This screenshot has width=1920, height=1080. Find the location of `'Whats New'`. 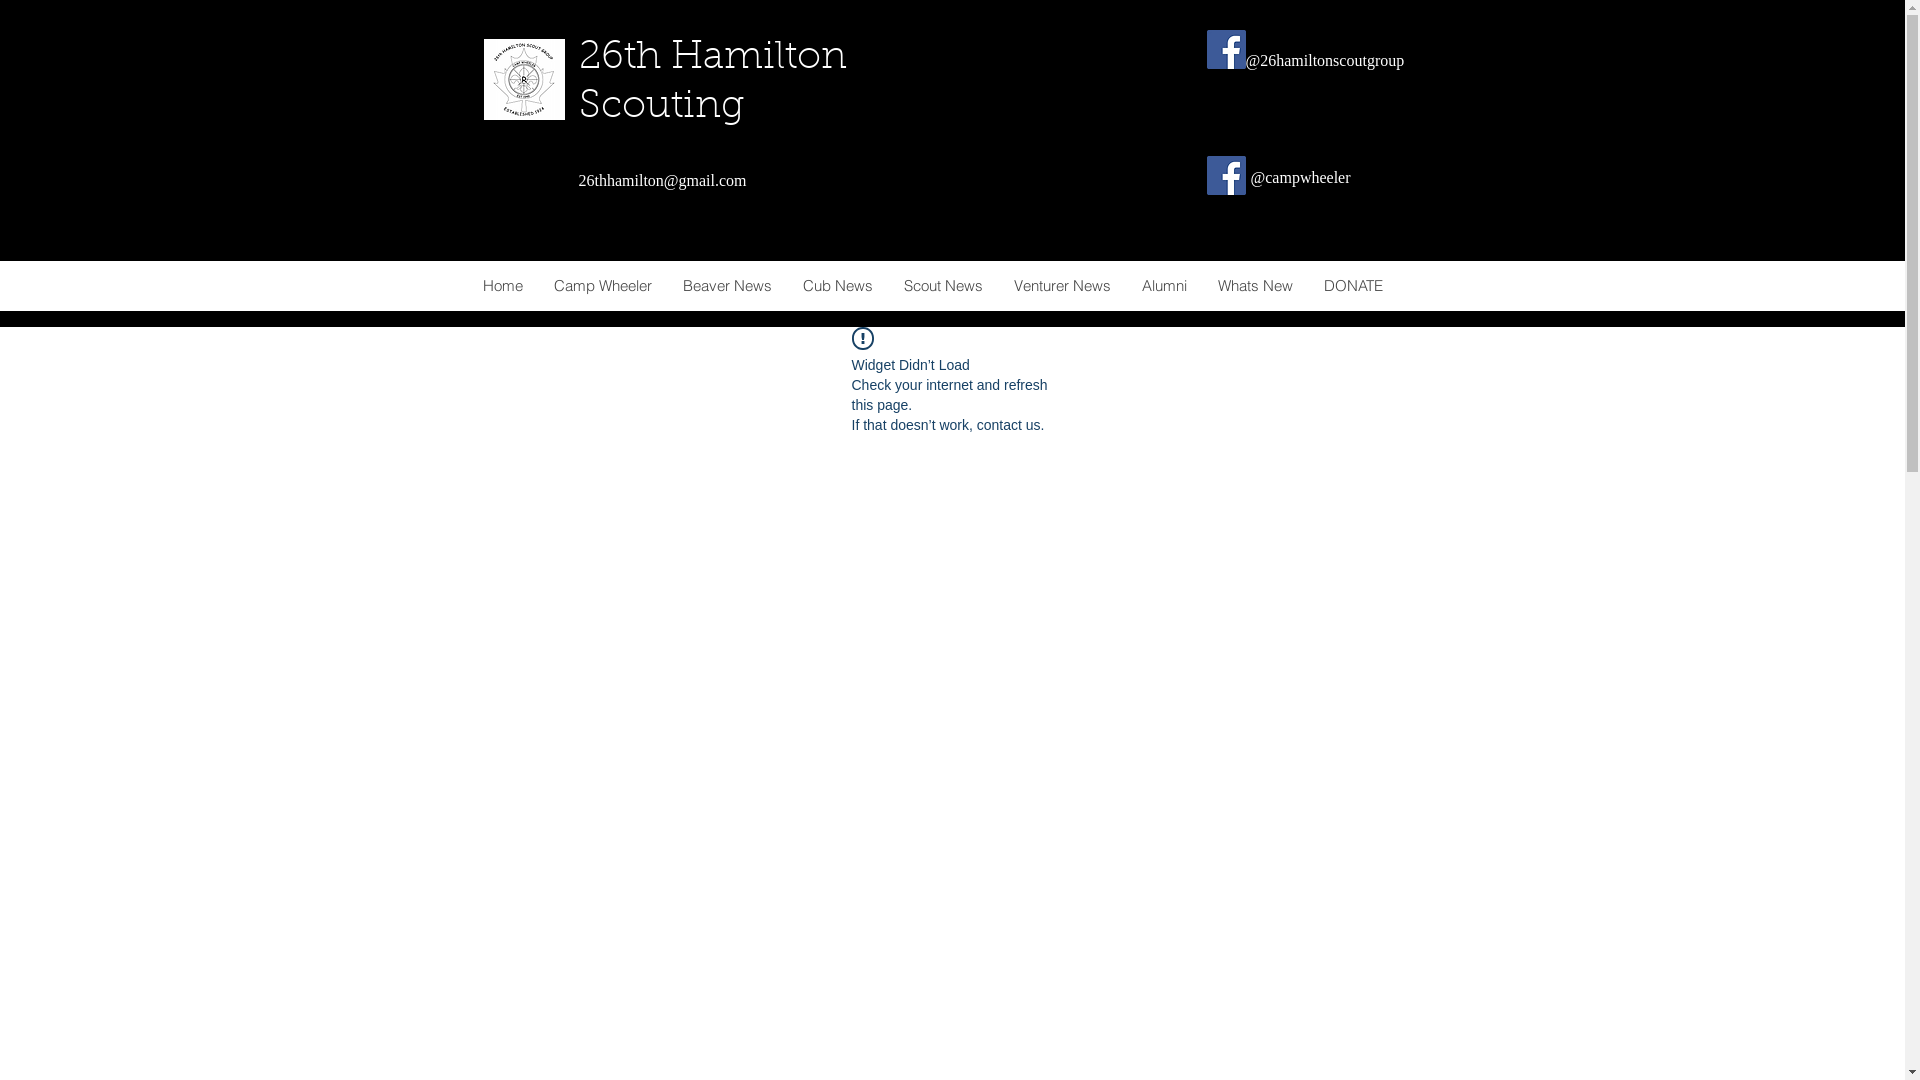

'Whats New' is located at coordinates (1200, 285).